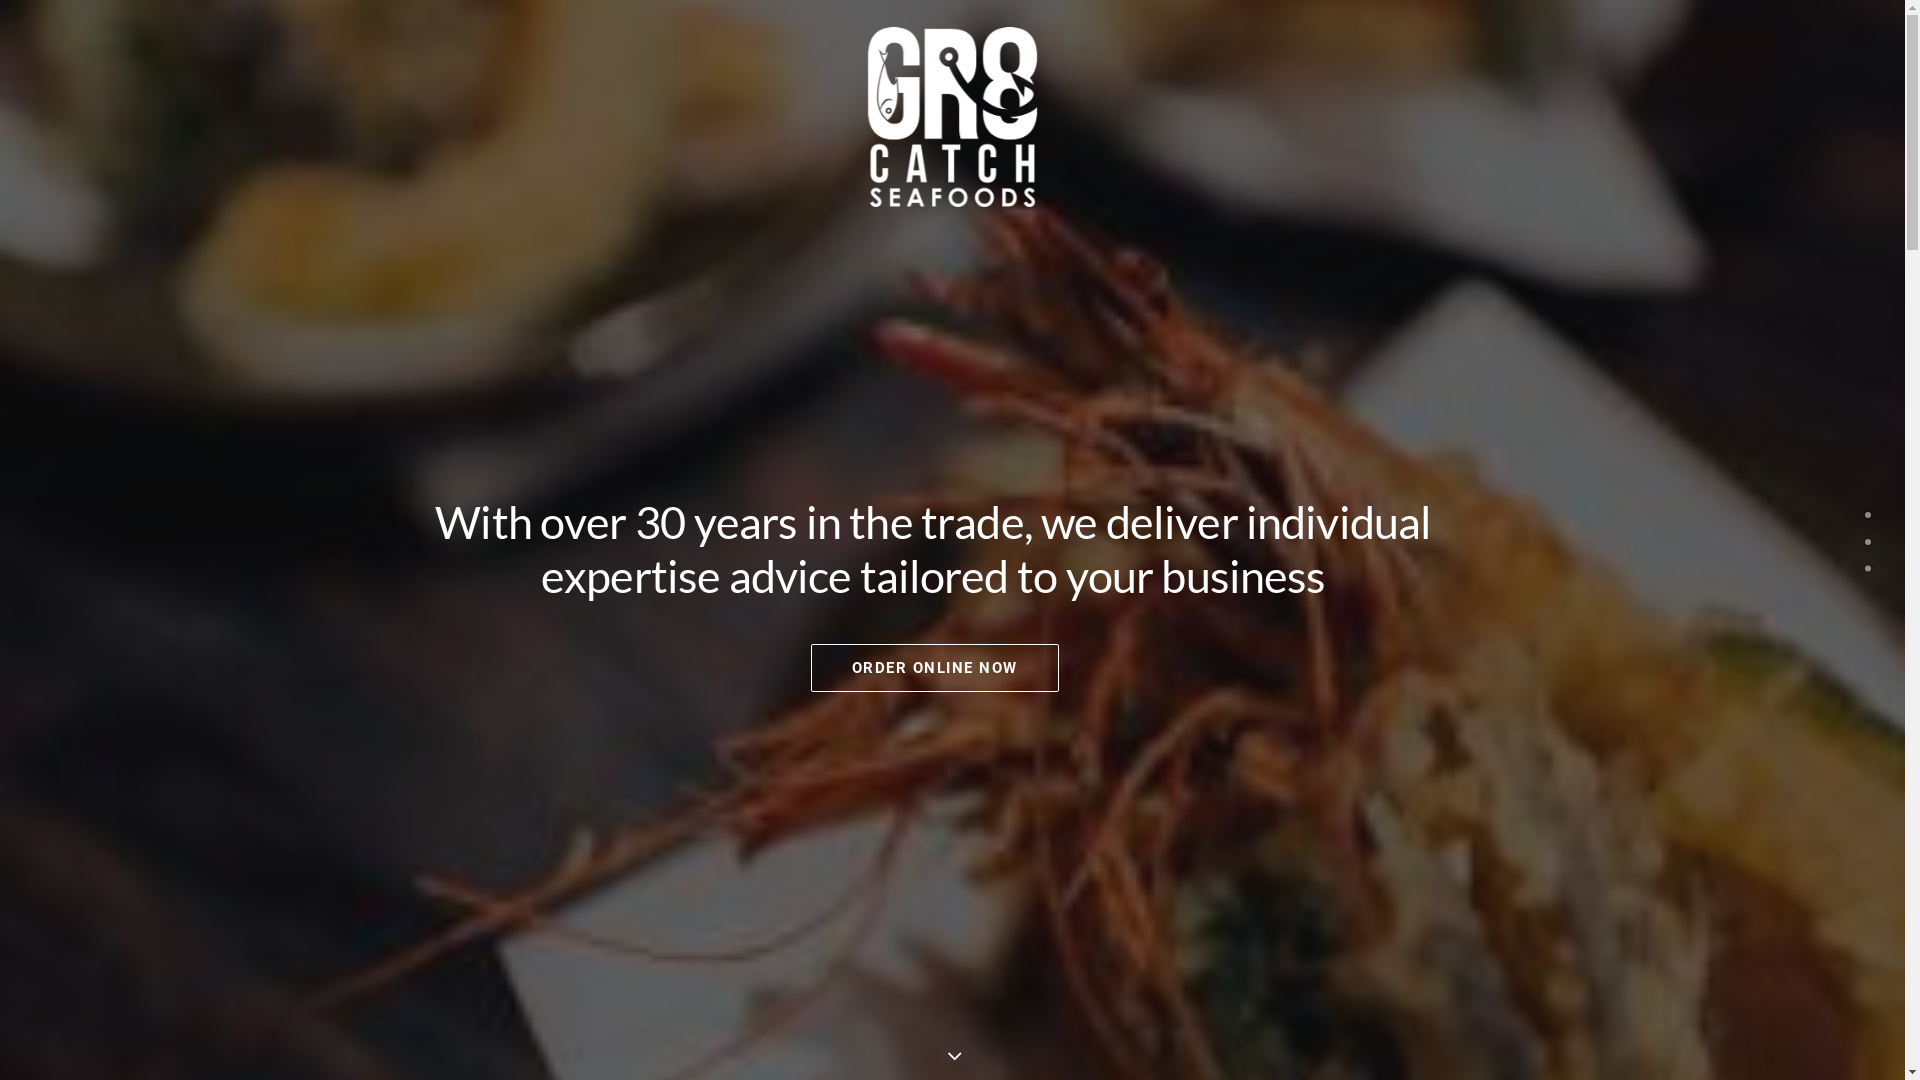  Describe the element at coordinates (933, 667) in the screenshot. I see `'ORDER ONLINE NOW'` at that location.